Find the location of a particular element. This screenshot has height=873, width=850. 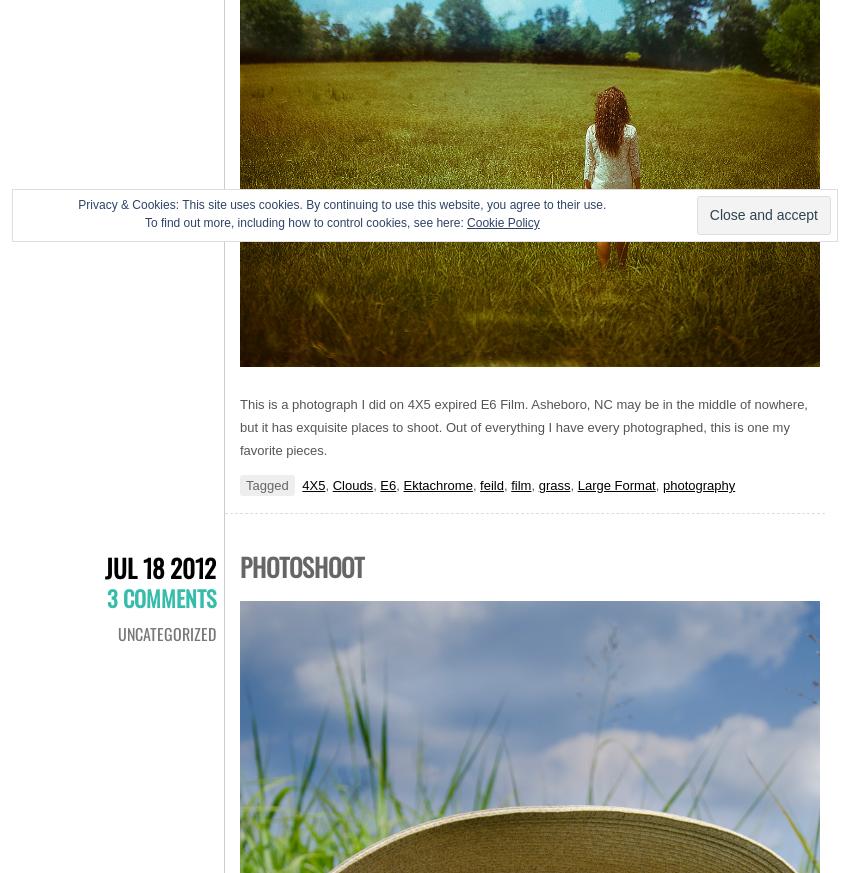

'Cookie Policy' is located at coordinates (503, 221).